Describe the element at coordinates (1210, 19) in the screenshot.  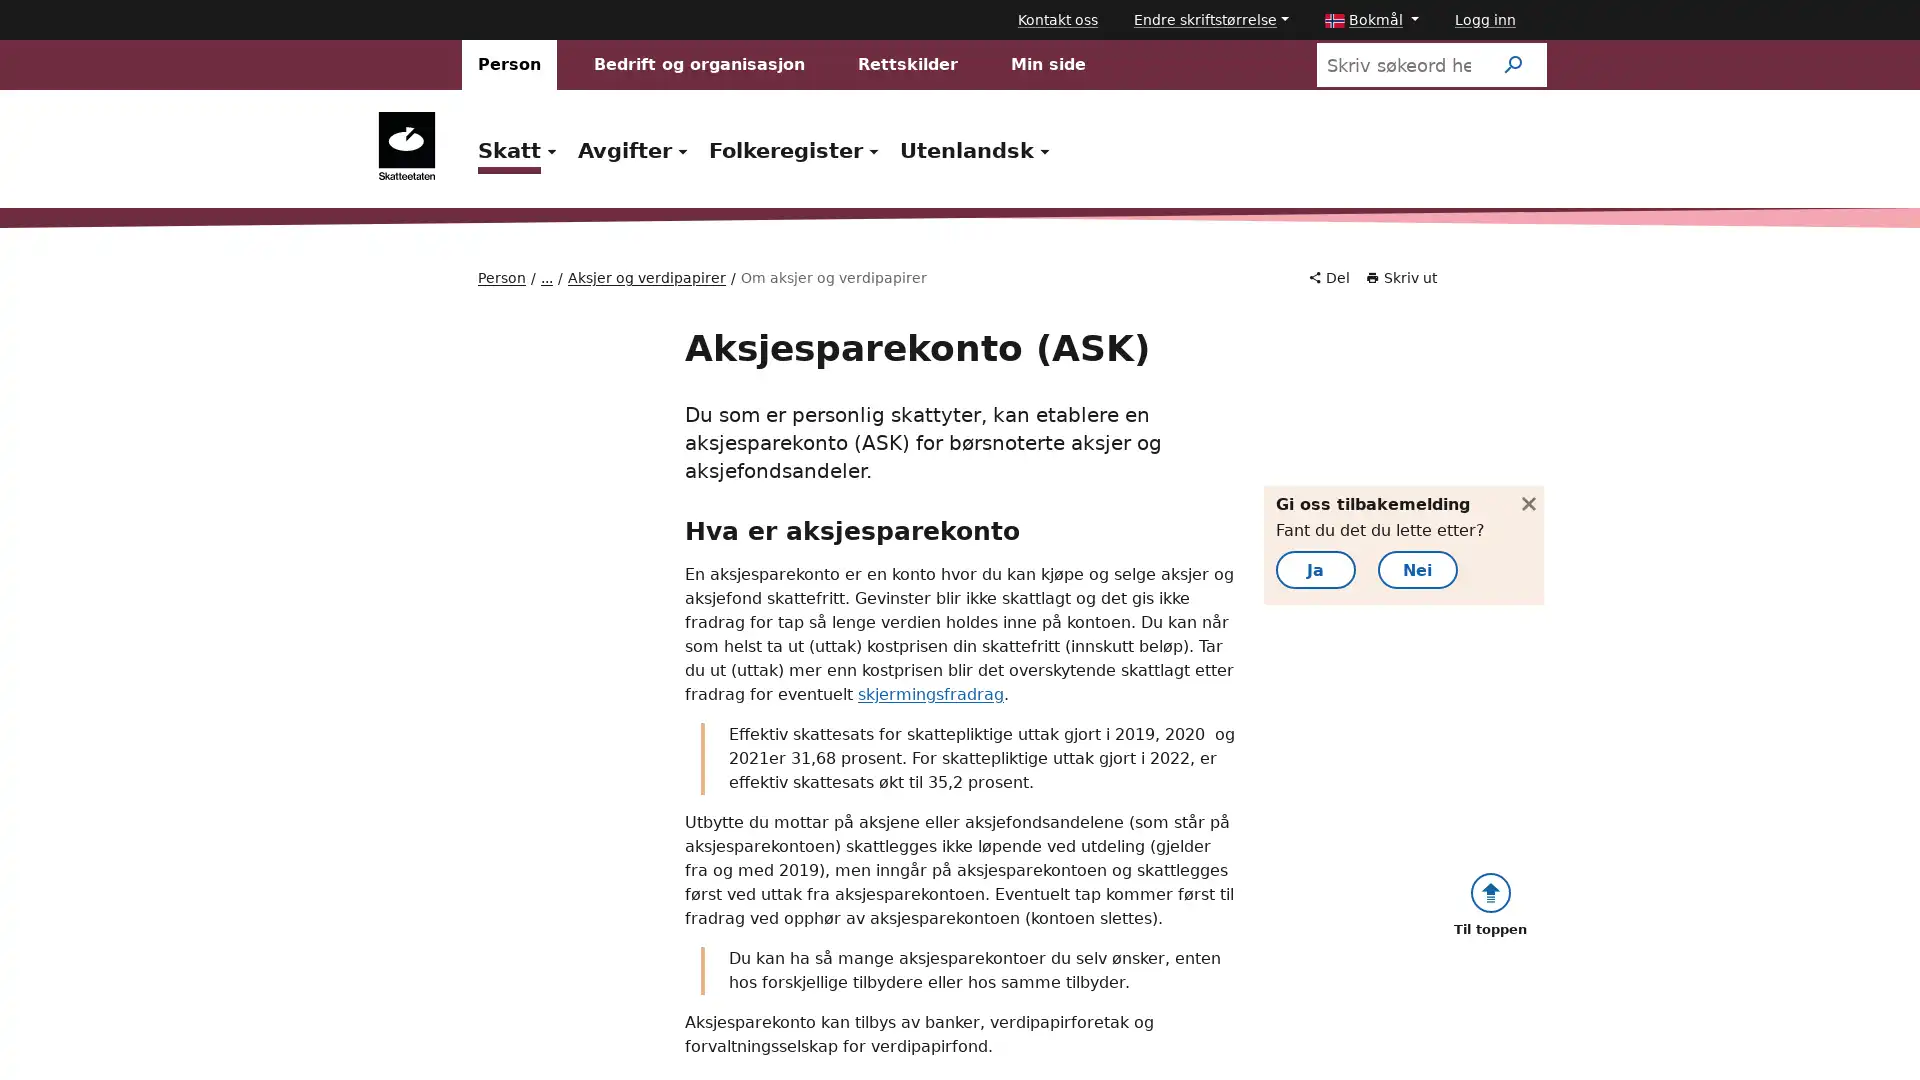
I see `Endre skriftstrrelse` at that location.